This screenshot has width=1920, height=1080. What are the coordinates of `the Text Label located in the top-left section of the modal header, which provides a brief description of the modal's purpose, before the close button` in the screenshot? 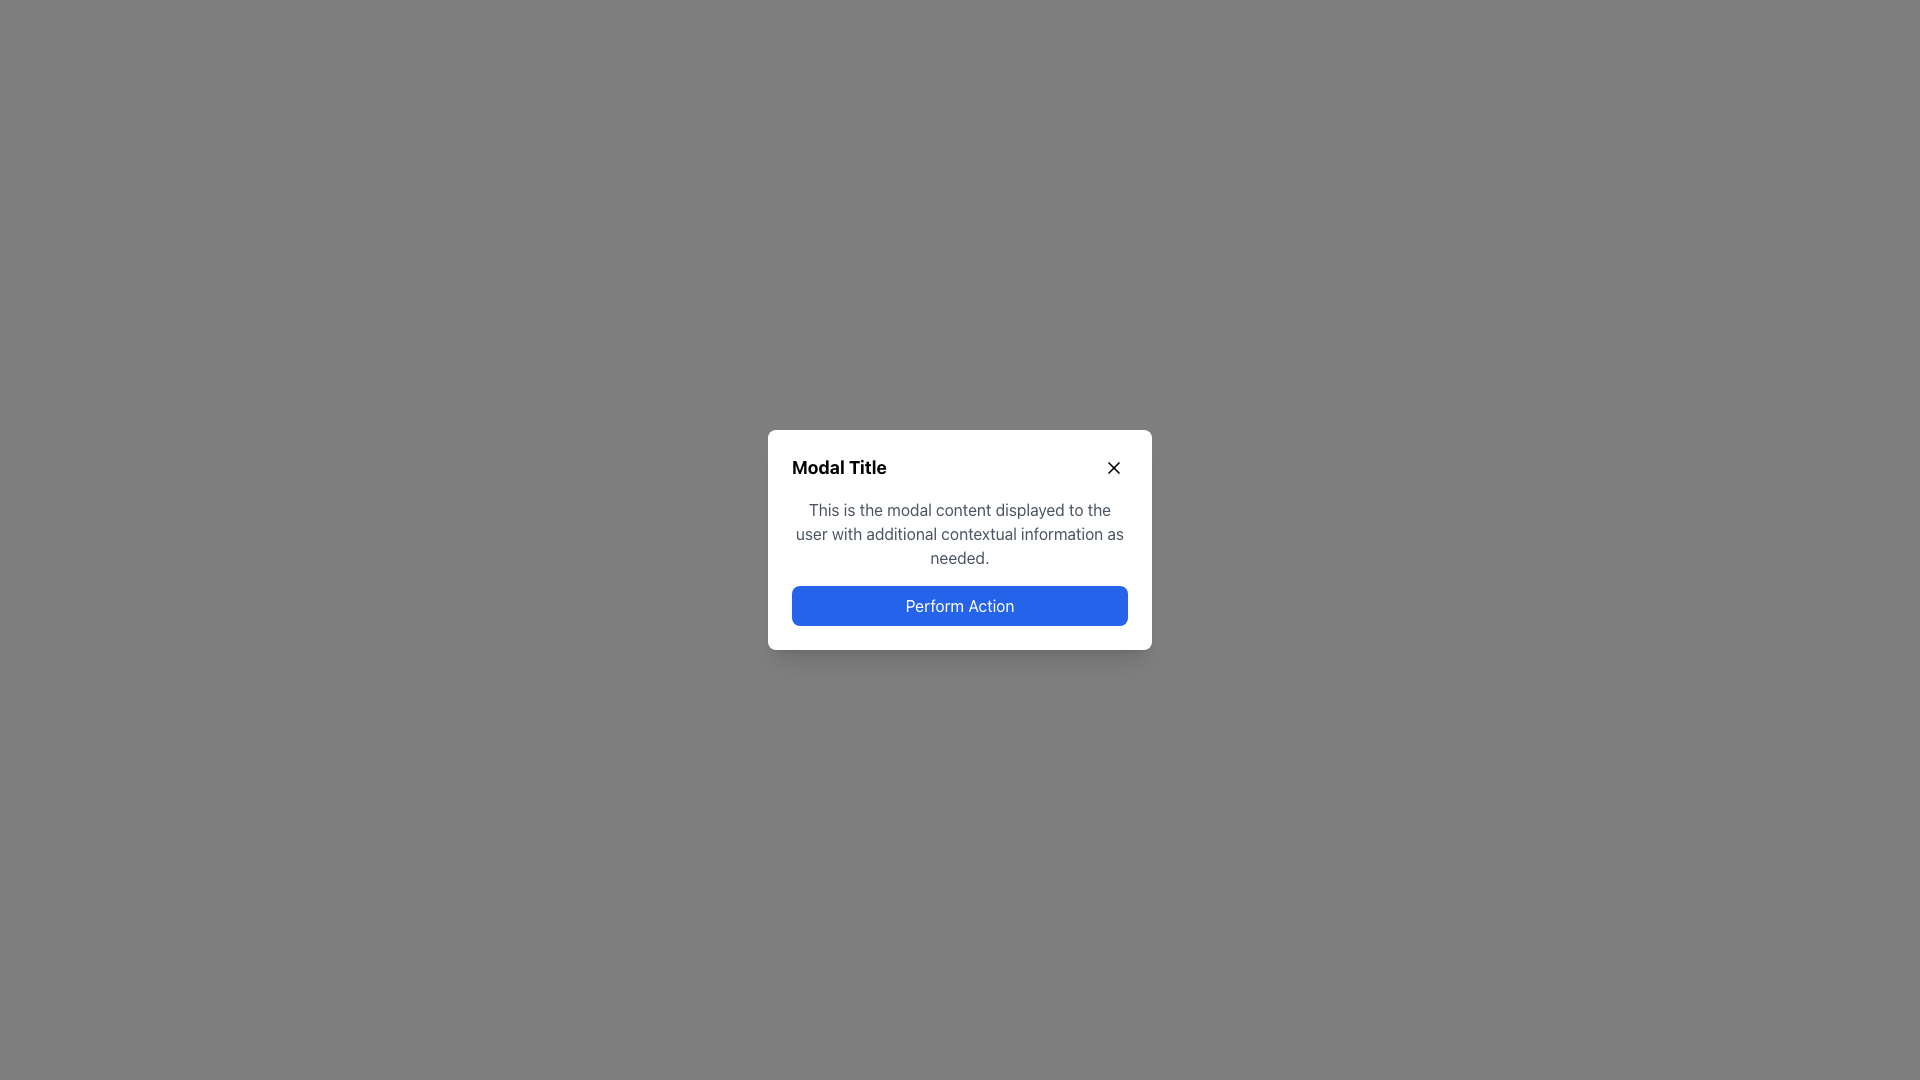 It's located at (839, 467).